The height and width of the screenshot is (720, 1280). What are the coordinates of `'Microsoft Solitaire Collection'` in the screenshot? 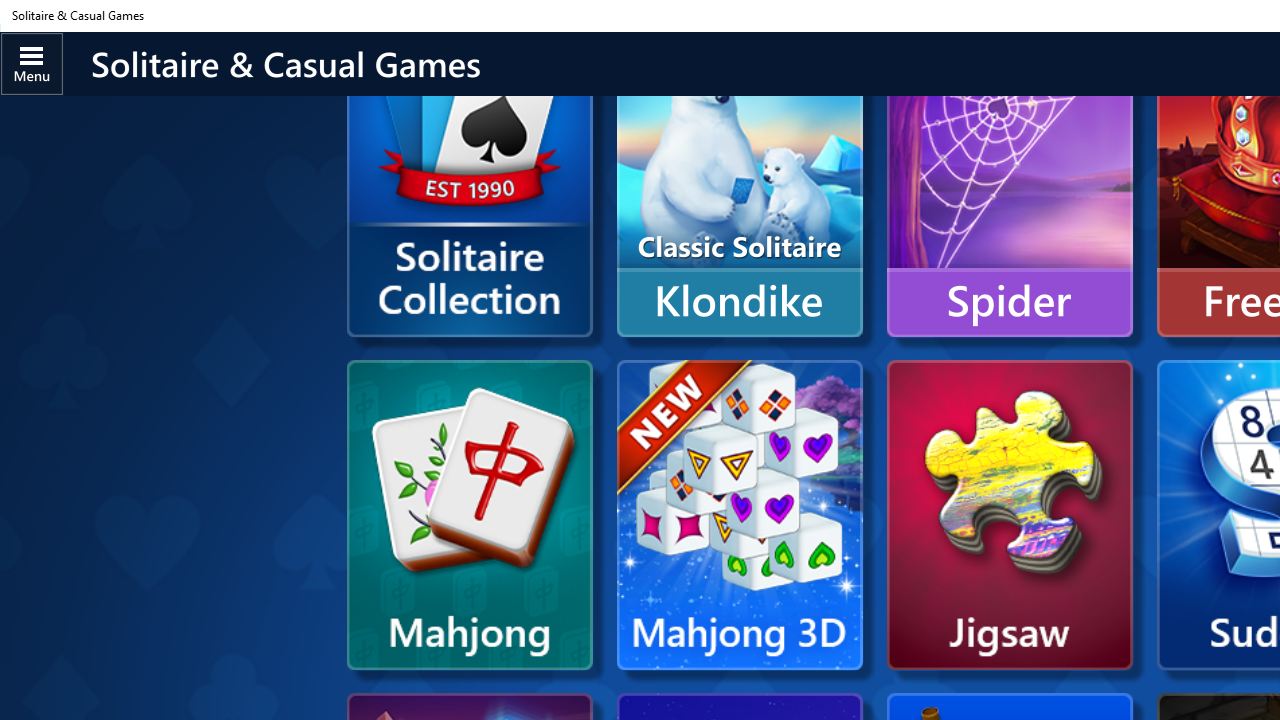 It's located at (468, 212).